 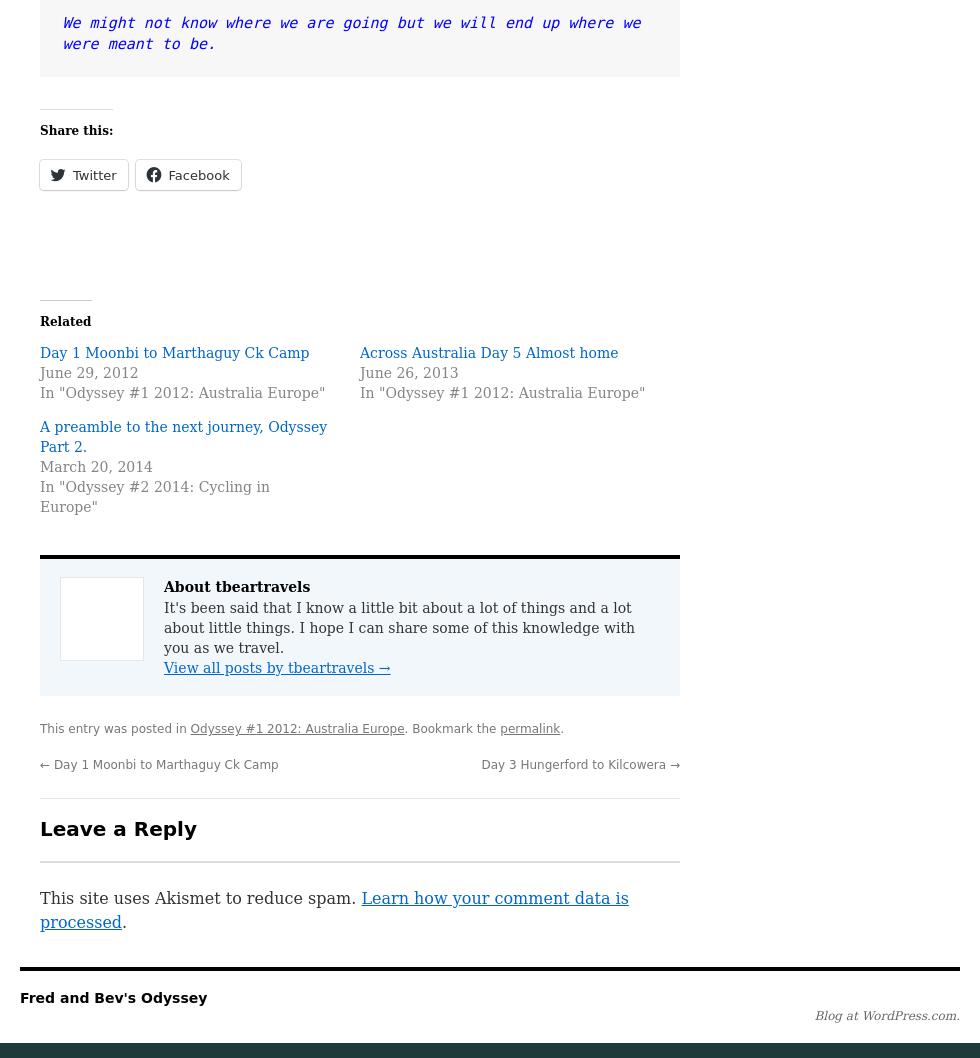 I want to click on 'Twitter', so click(x=94, y=174).